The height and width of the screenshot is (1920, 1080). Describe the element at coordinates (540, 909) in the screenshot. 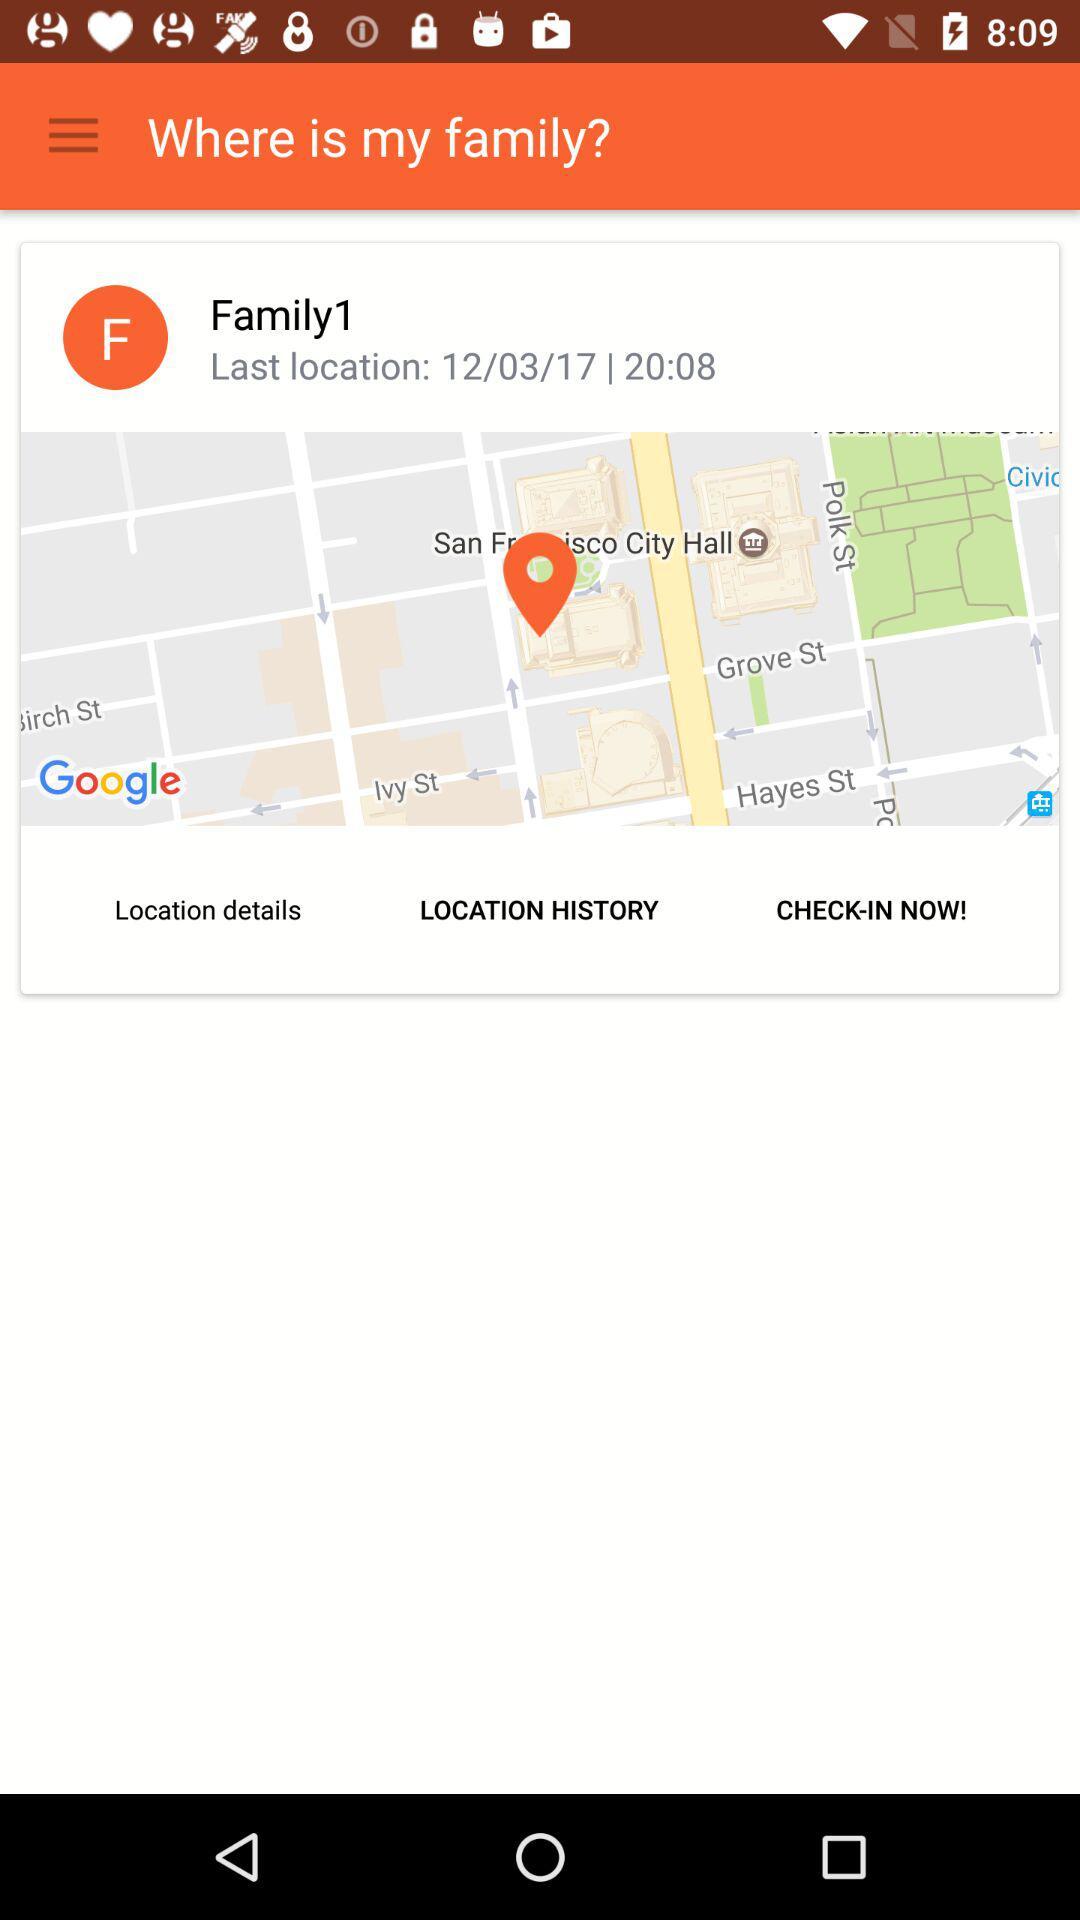

I see `the text location history` at that location.